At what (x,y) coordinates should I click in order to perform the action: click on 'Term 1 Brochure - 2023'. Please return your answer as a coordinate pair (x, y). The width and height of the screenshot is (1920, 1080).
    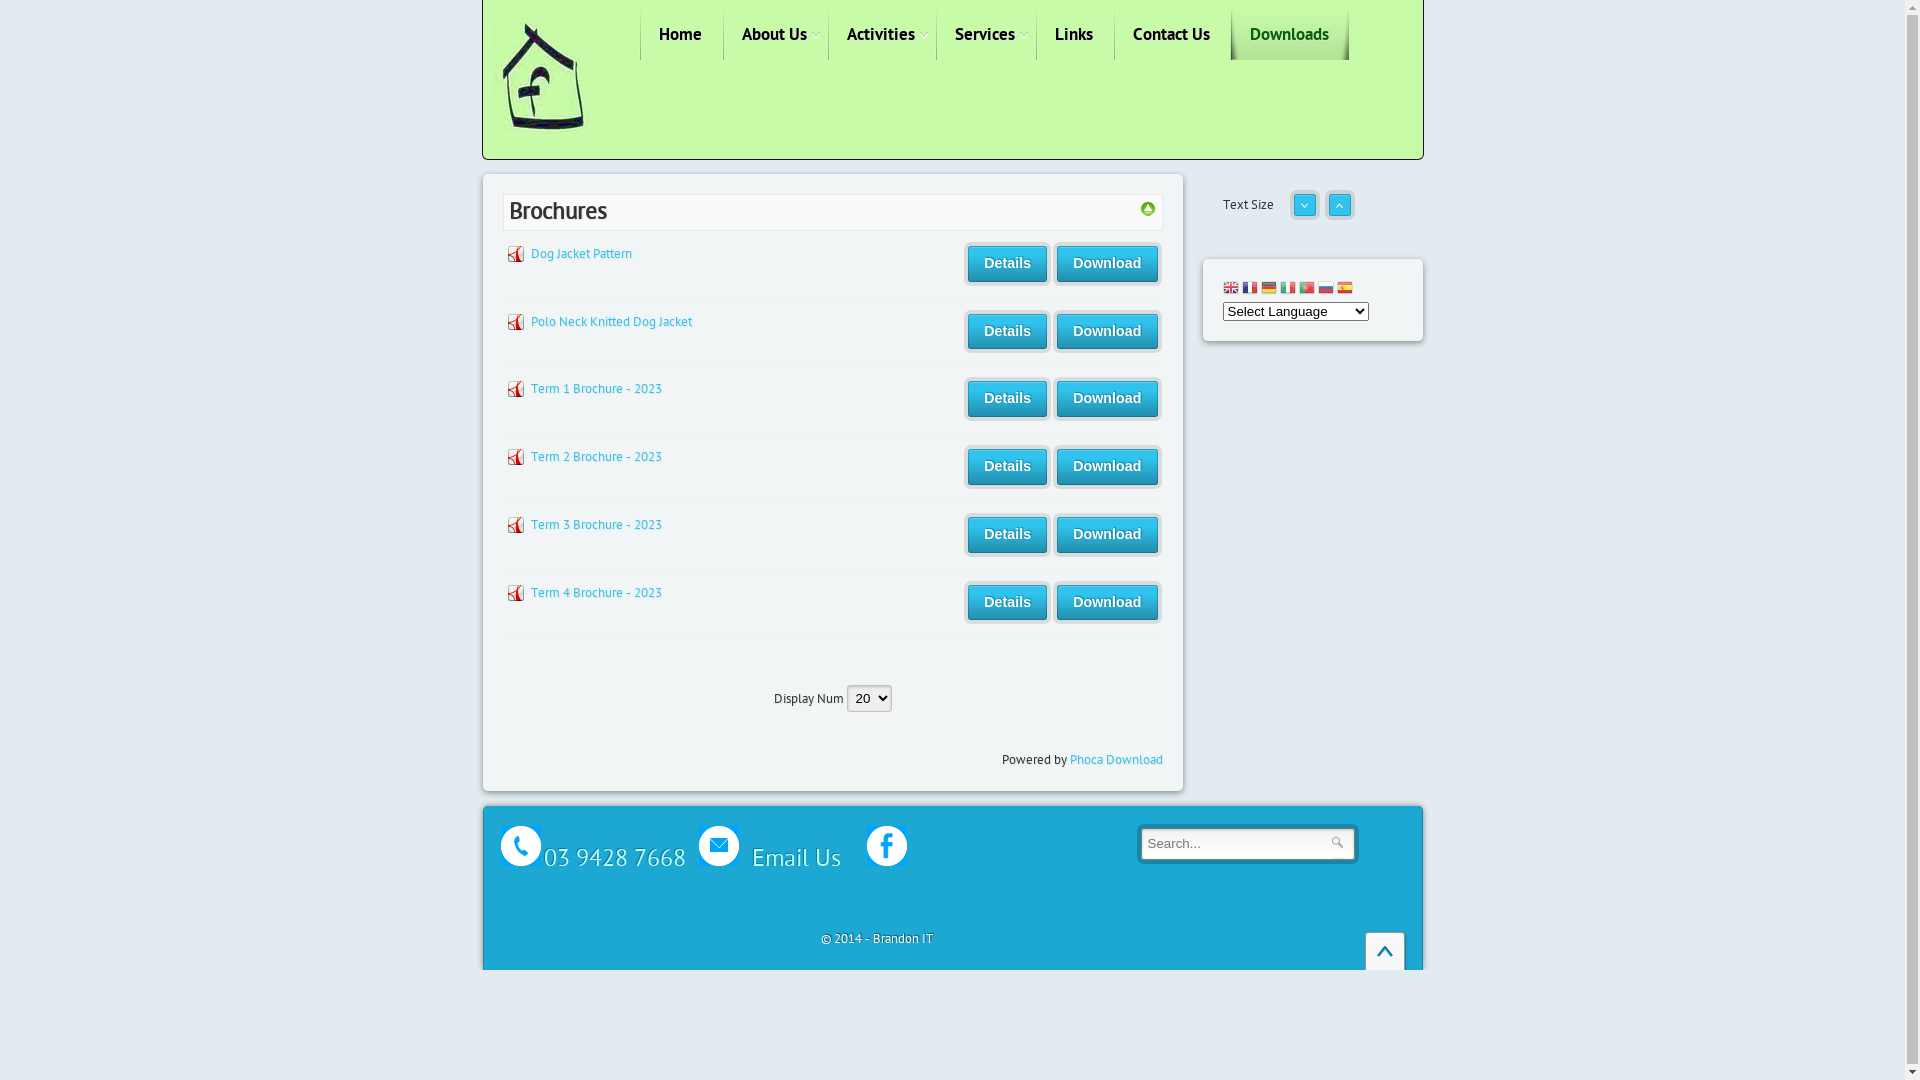
    Looking at the image, I should click on (594, 389).